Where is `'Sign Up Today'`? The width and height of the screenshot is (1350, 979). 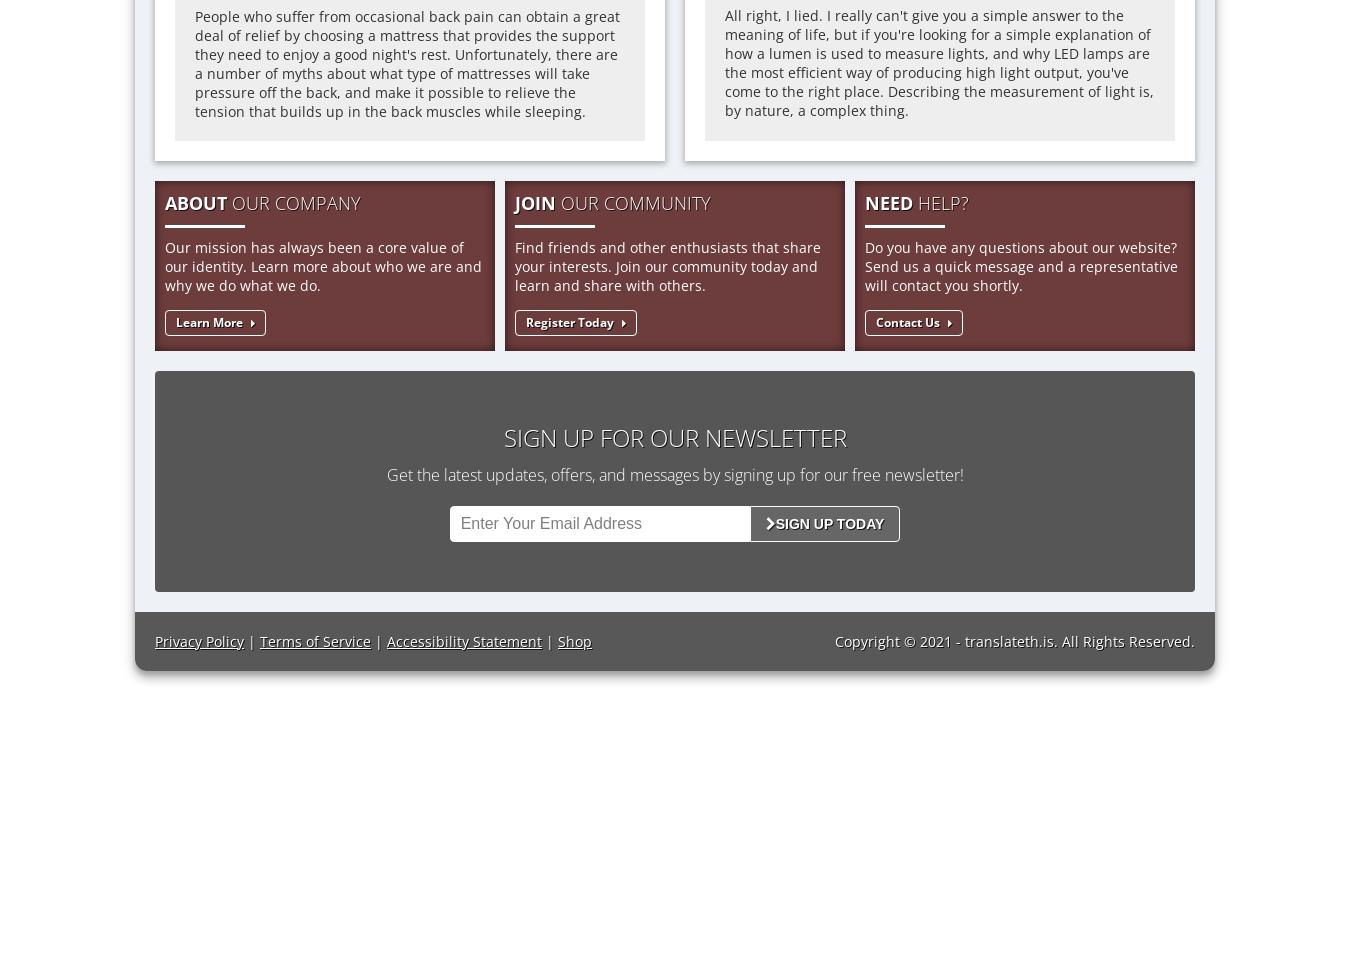 'Sign Up Today' is located at coordinates (774, 522).